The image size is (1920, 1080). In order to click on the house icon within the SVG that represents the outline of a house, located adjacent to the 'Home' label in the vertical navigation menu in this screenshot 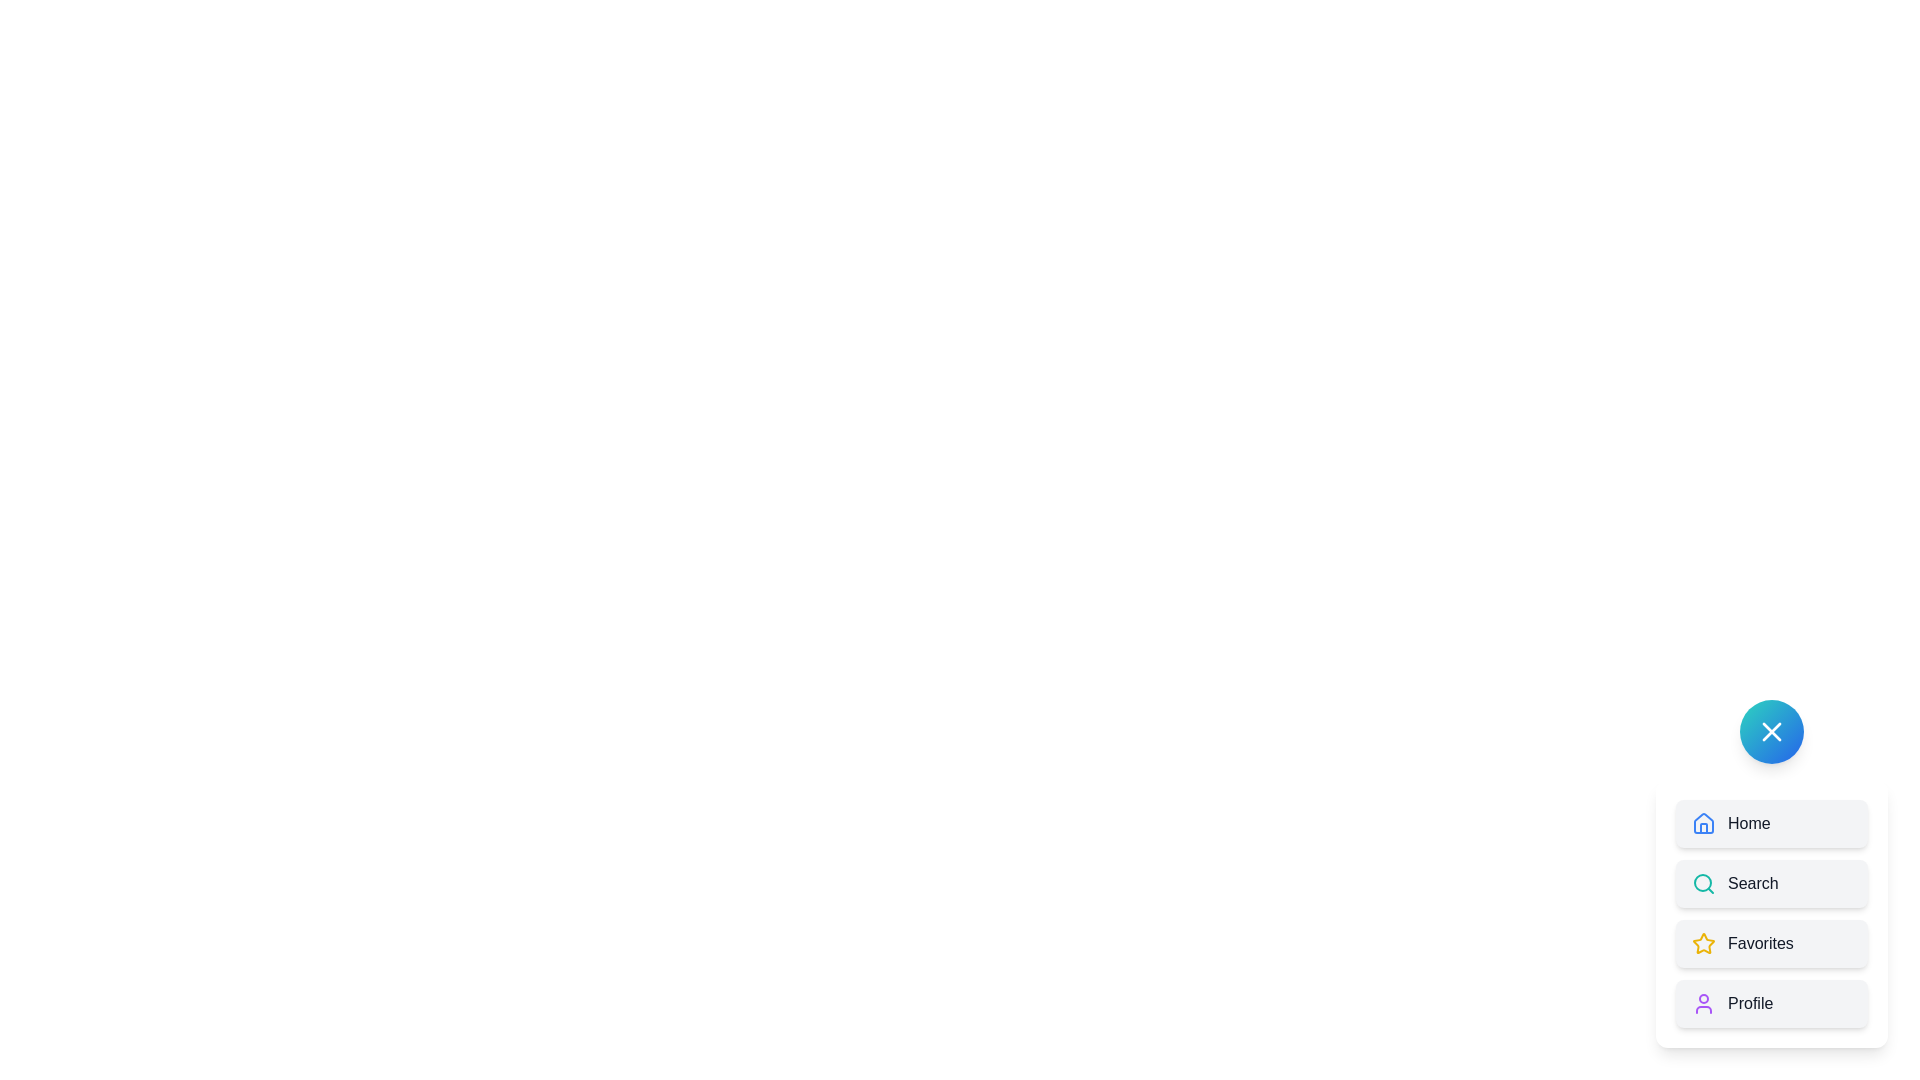, I will do `click(1703, 822)`.